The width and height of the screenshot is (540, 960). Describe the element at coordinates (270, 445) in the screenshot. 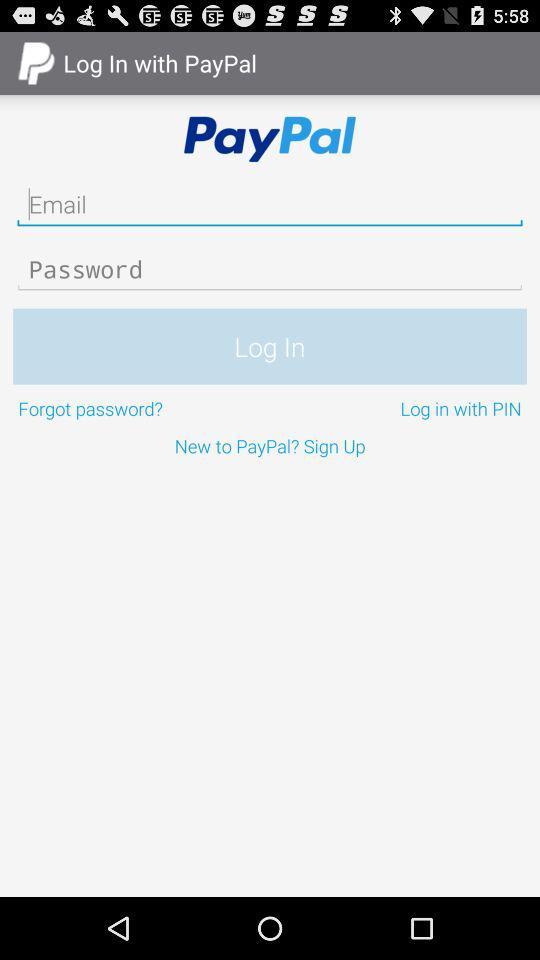

I see `the new to paypal` at that location.